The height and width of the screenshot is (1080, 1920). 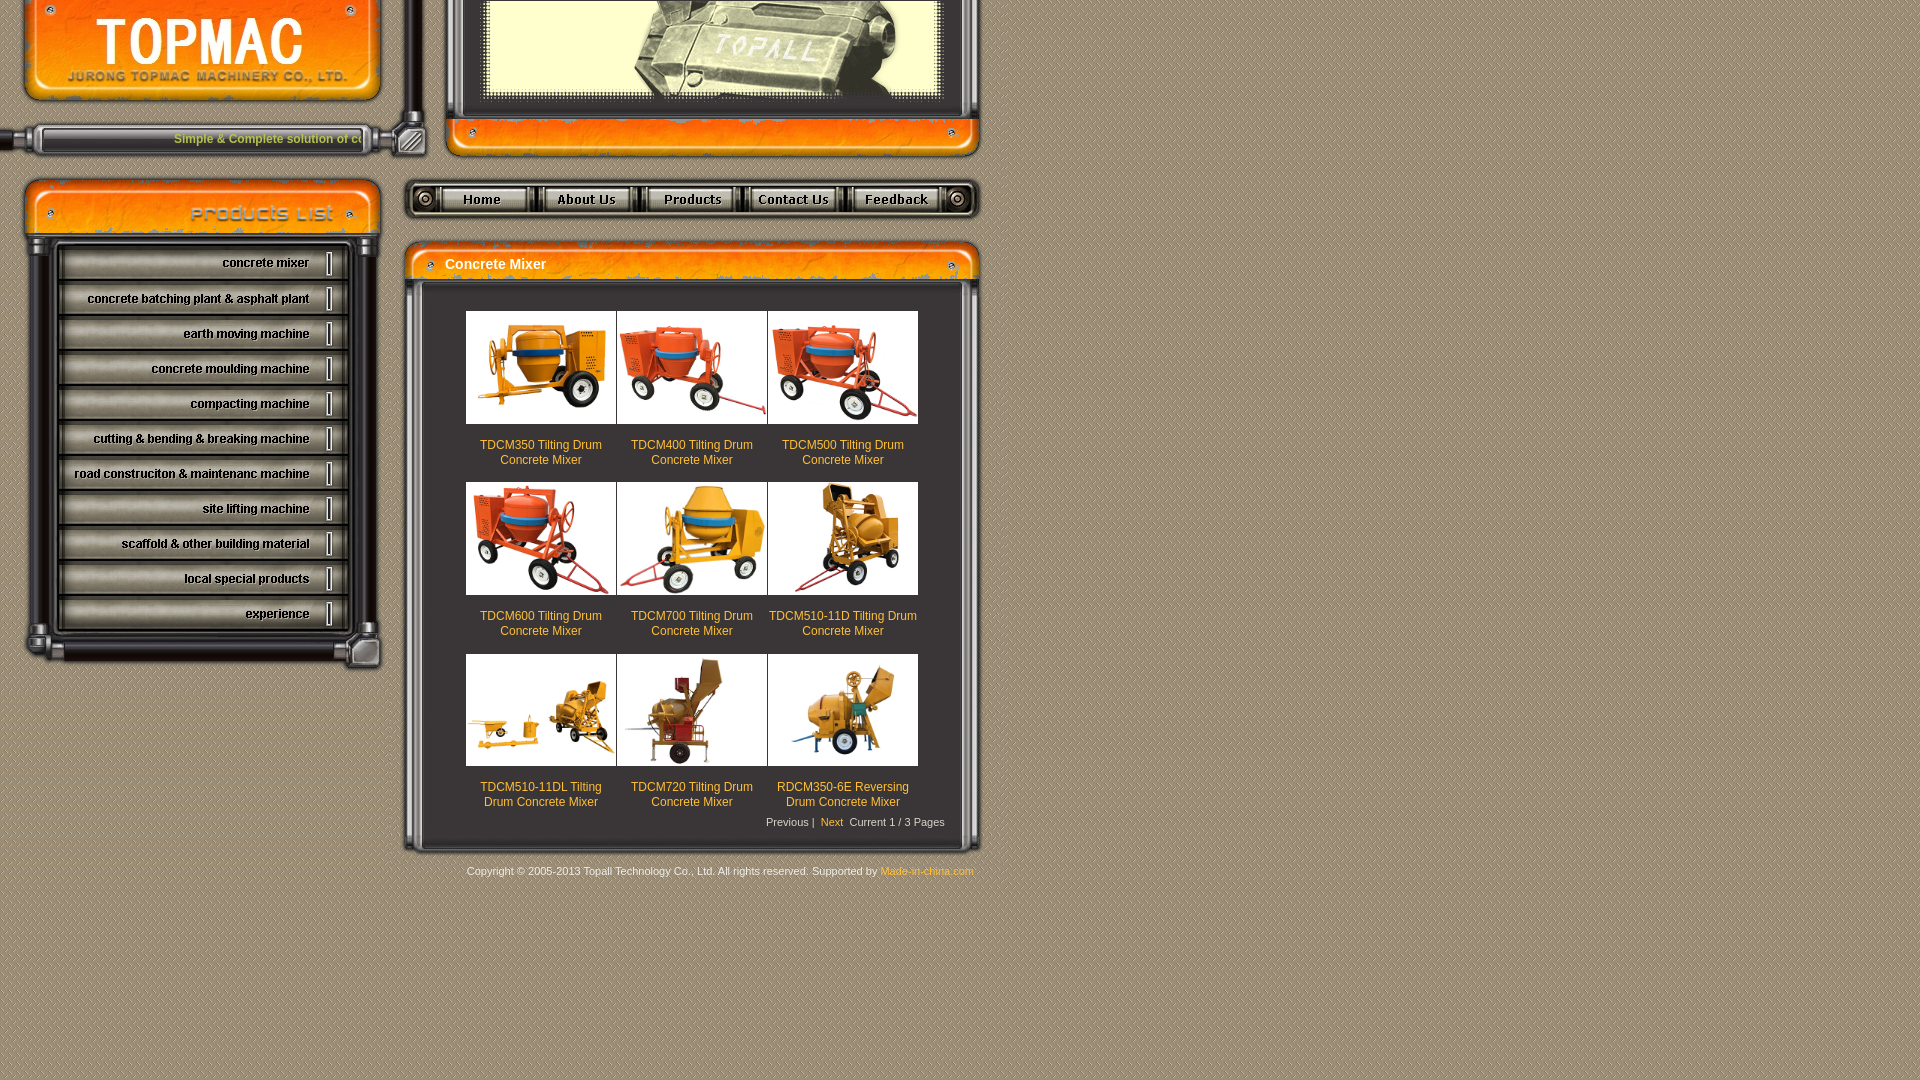 What do you see at coordinates (691, 622) in the screenshot?
I see `'TDCM700 Tilting Drum Concrete Mixer'` at bounding box center [691, 622].